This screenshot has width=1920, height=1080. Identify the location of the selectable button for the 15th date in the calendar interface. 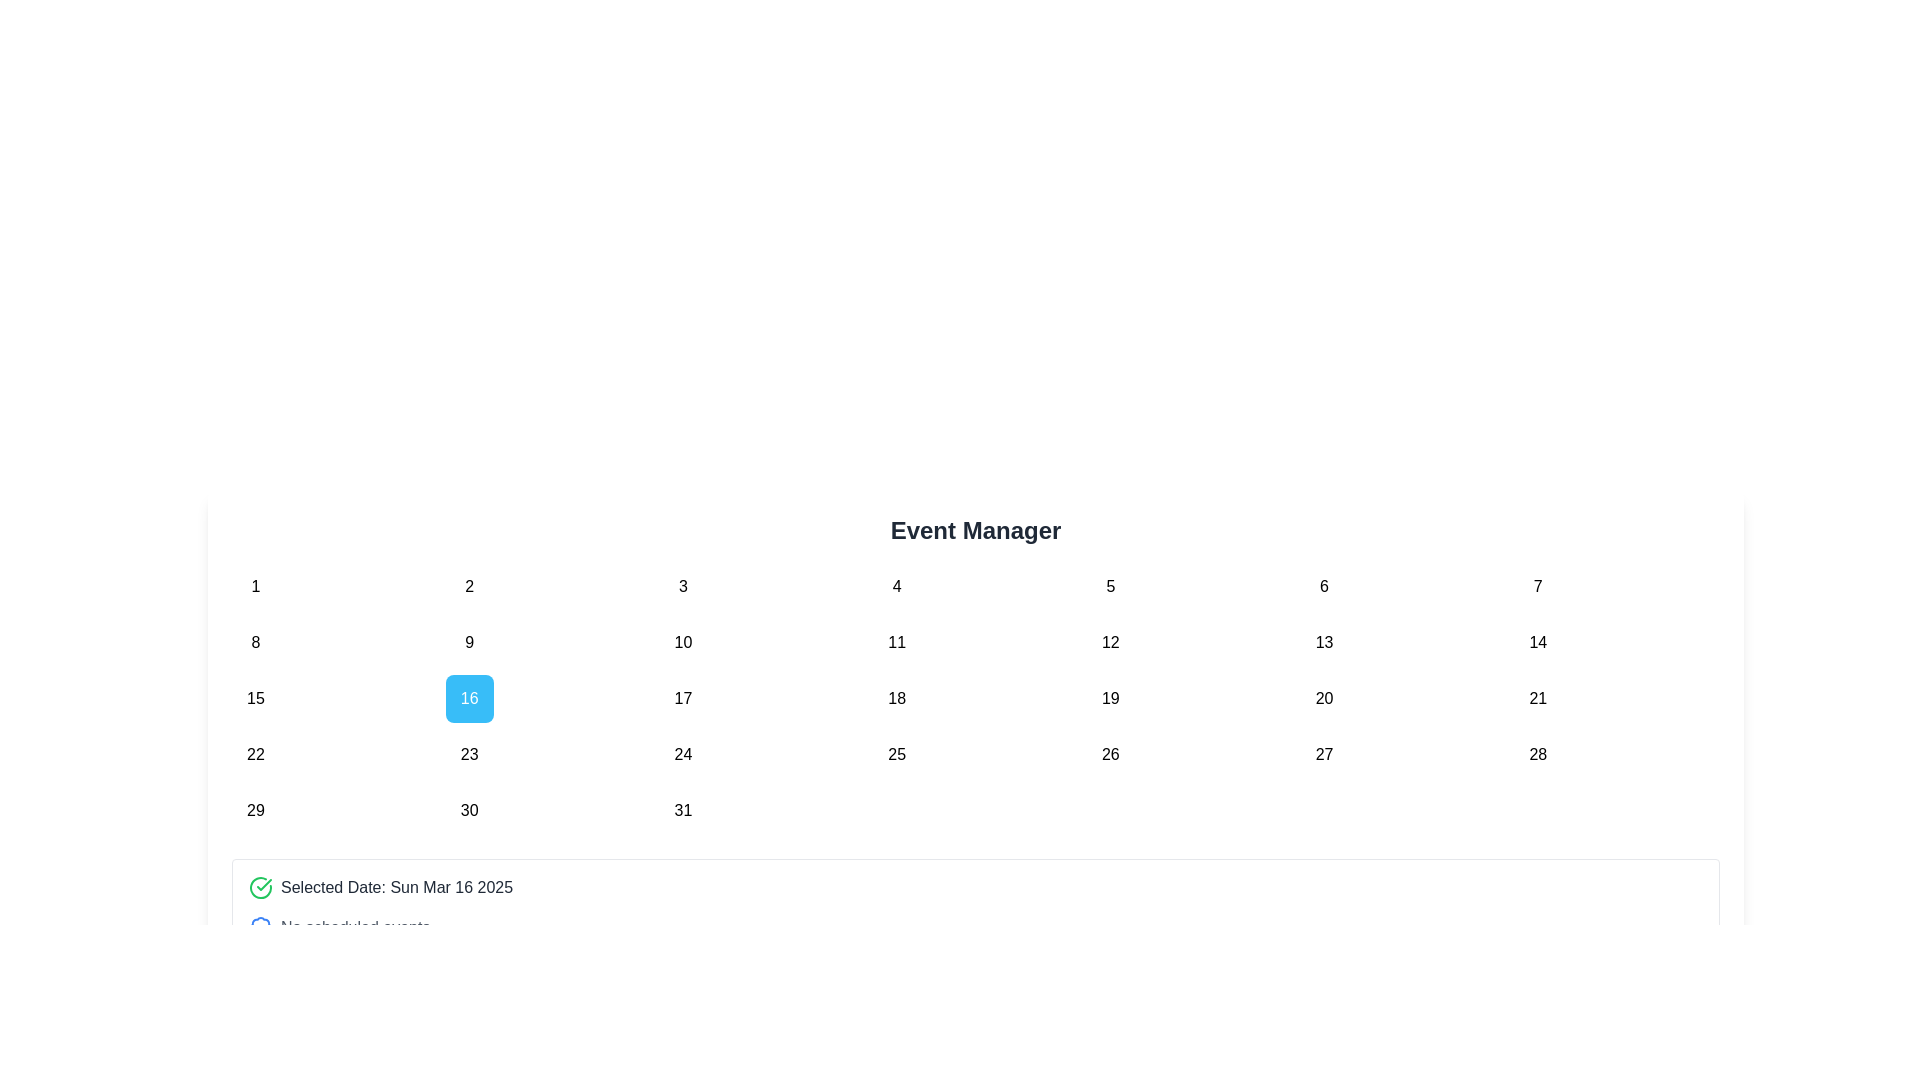
(254, 697).